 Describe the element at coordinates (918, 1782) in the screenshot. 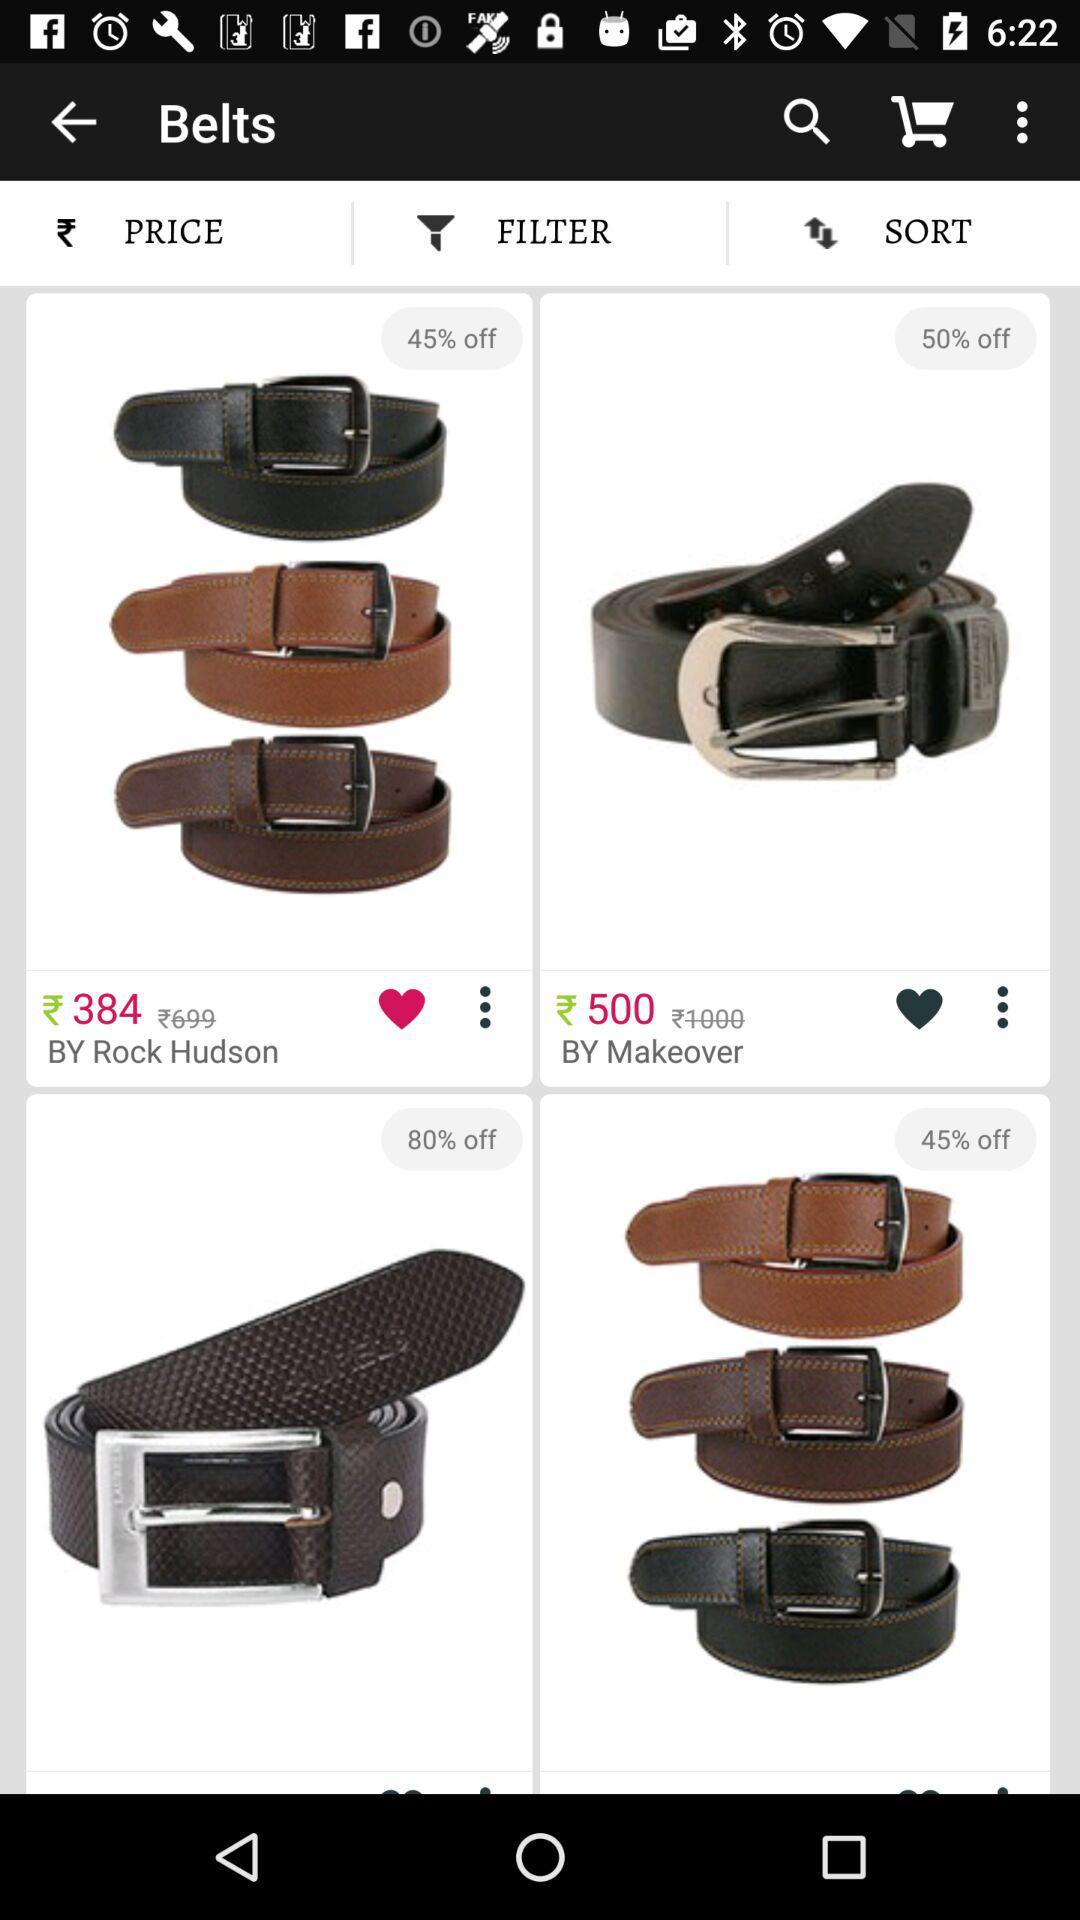

I see `to favorites` at that location.